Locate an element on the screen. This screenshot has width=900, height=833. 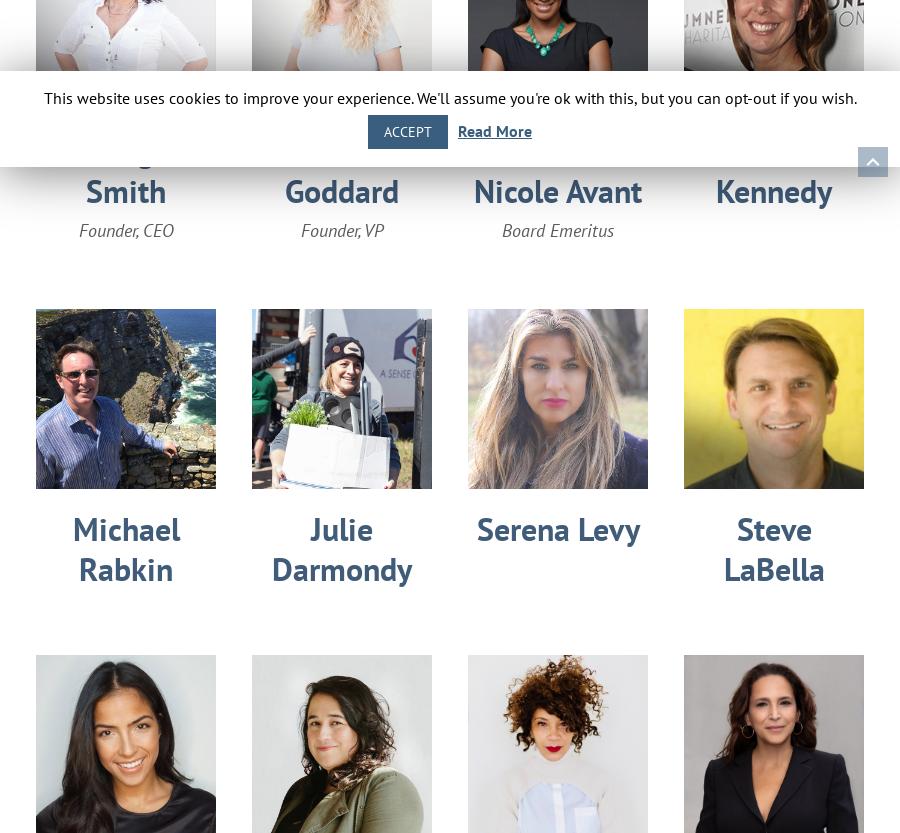
'Board Emeritus' is located at coordinates (557, 229).